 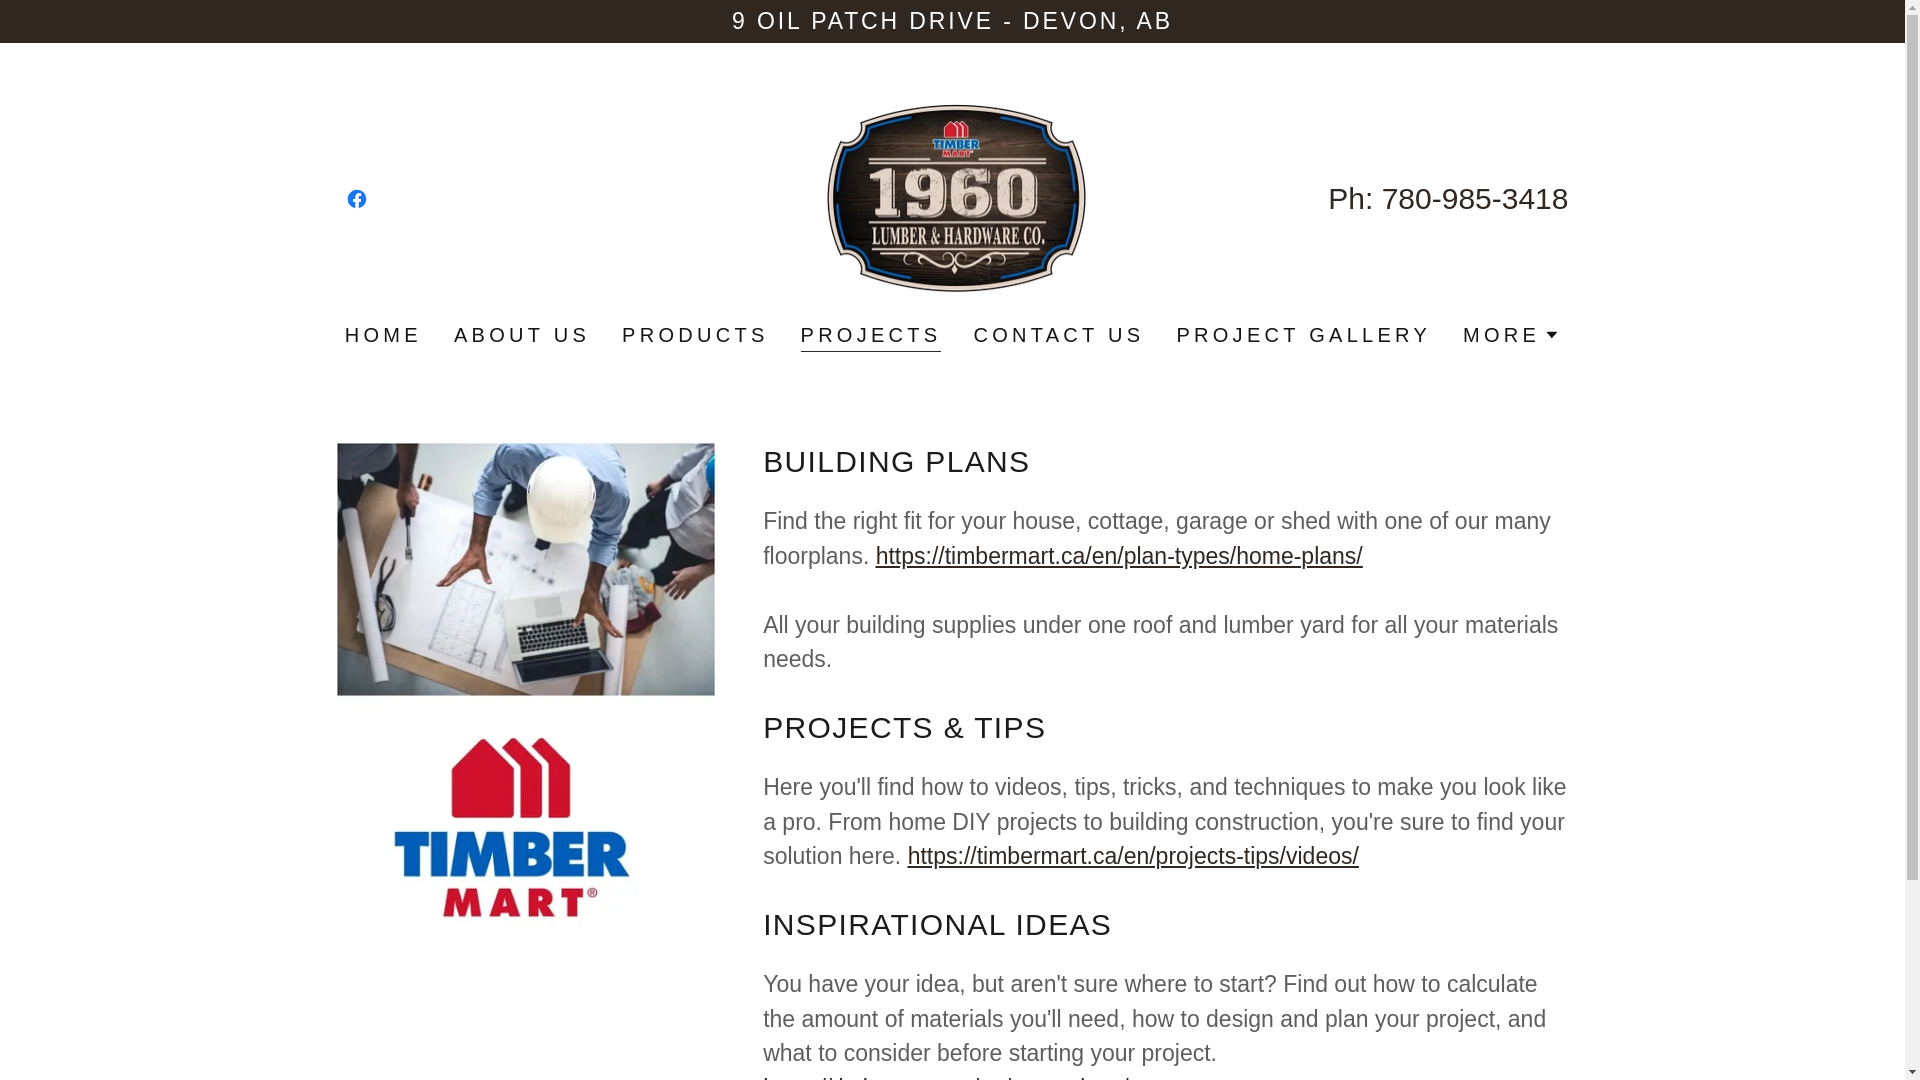 I want to click on 'https://timbermart.ca/en/plan-types/home-plans/', so click(x=1118, y=555).